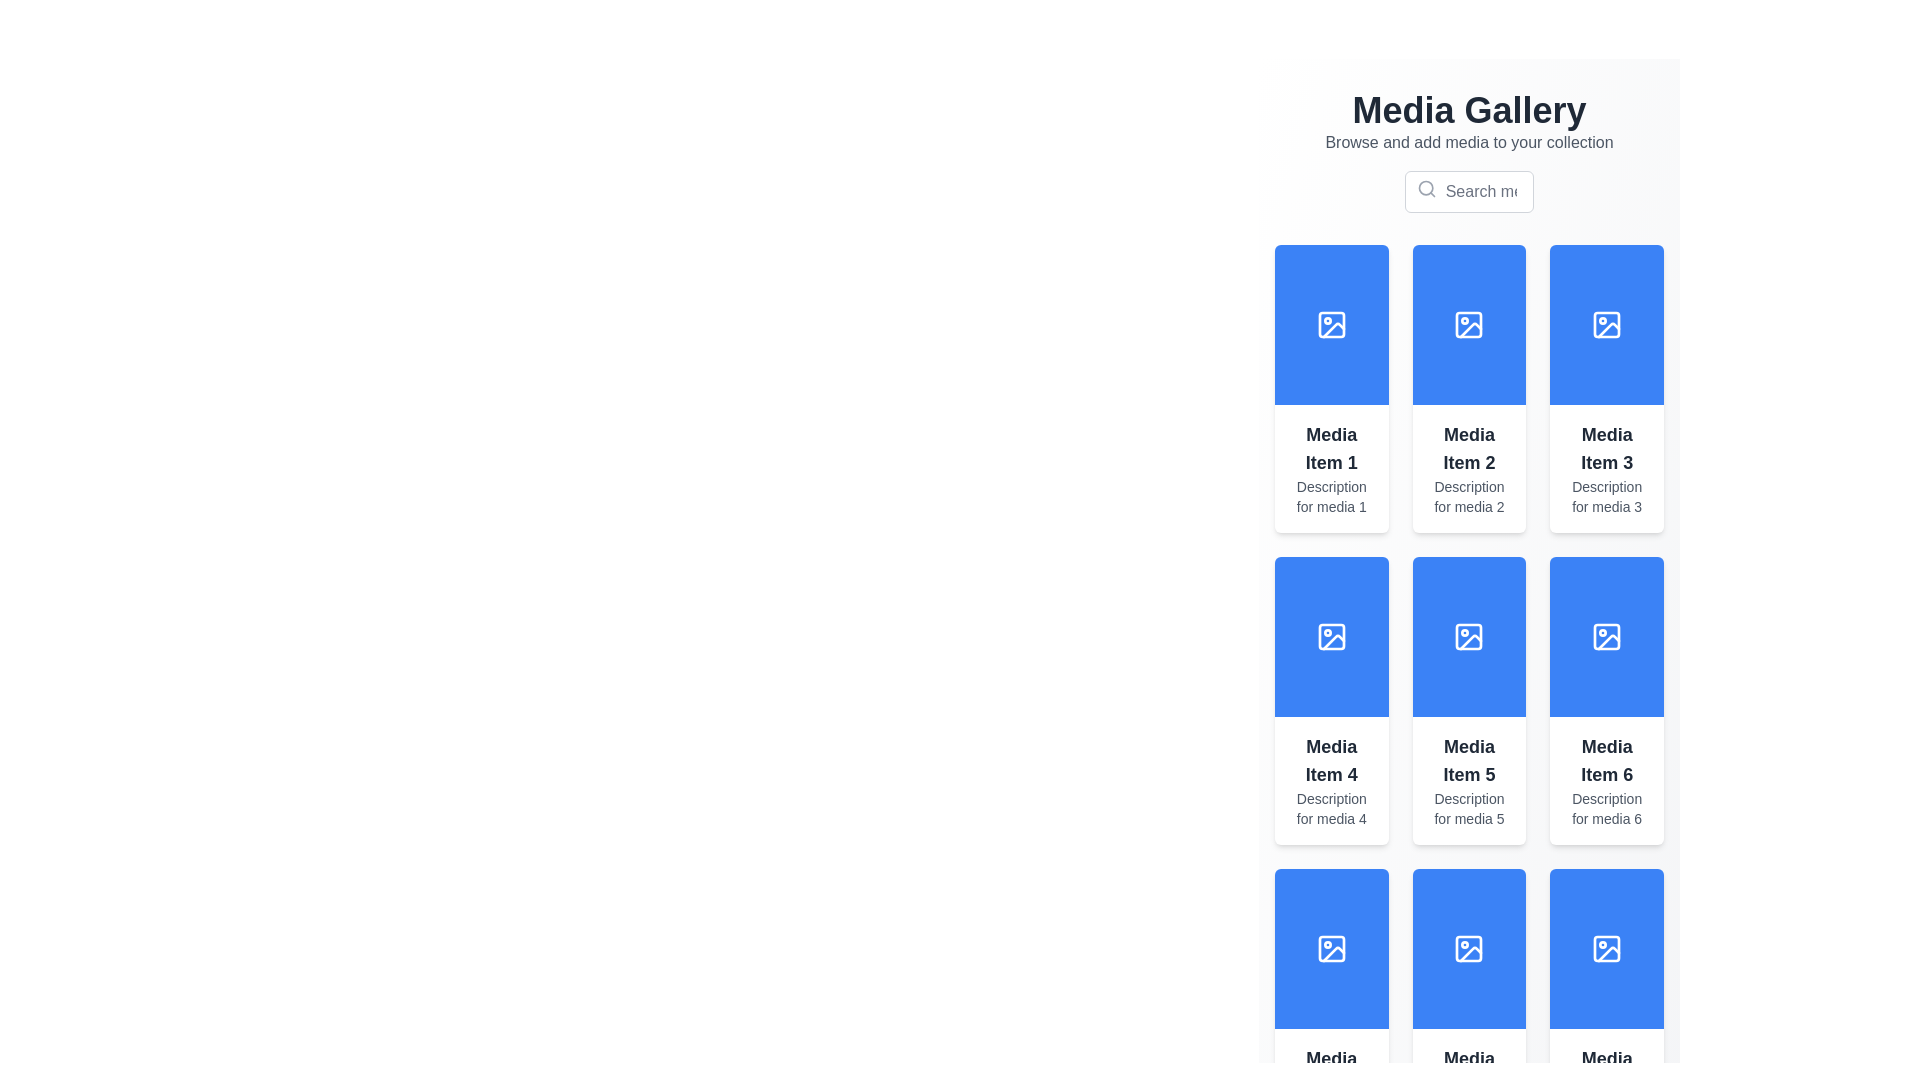  Describe the element at coordinates (1331, 779) in the screenshot. I see `the text block titled 'Media Item 4' within the card layout` at that location.